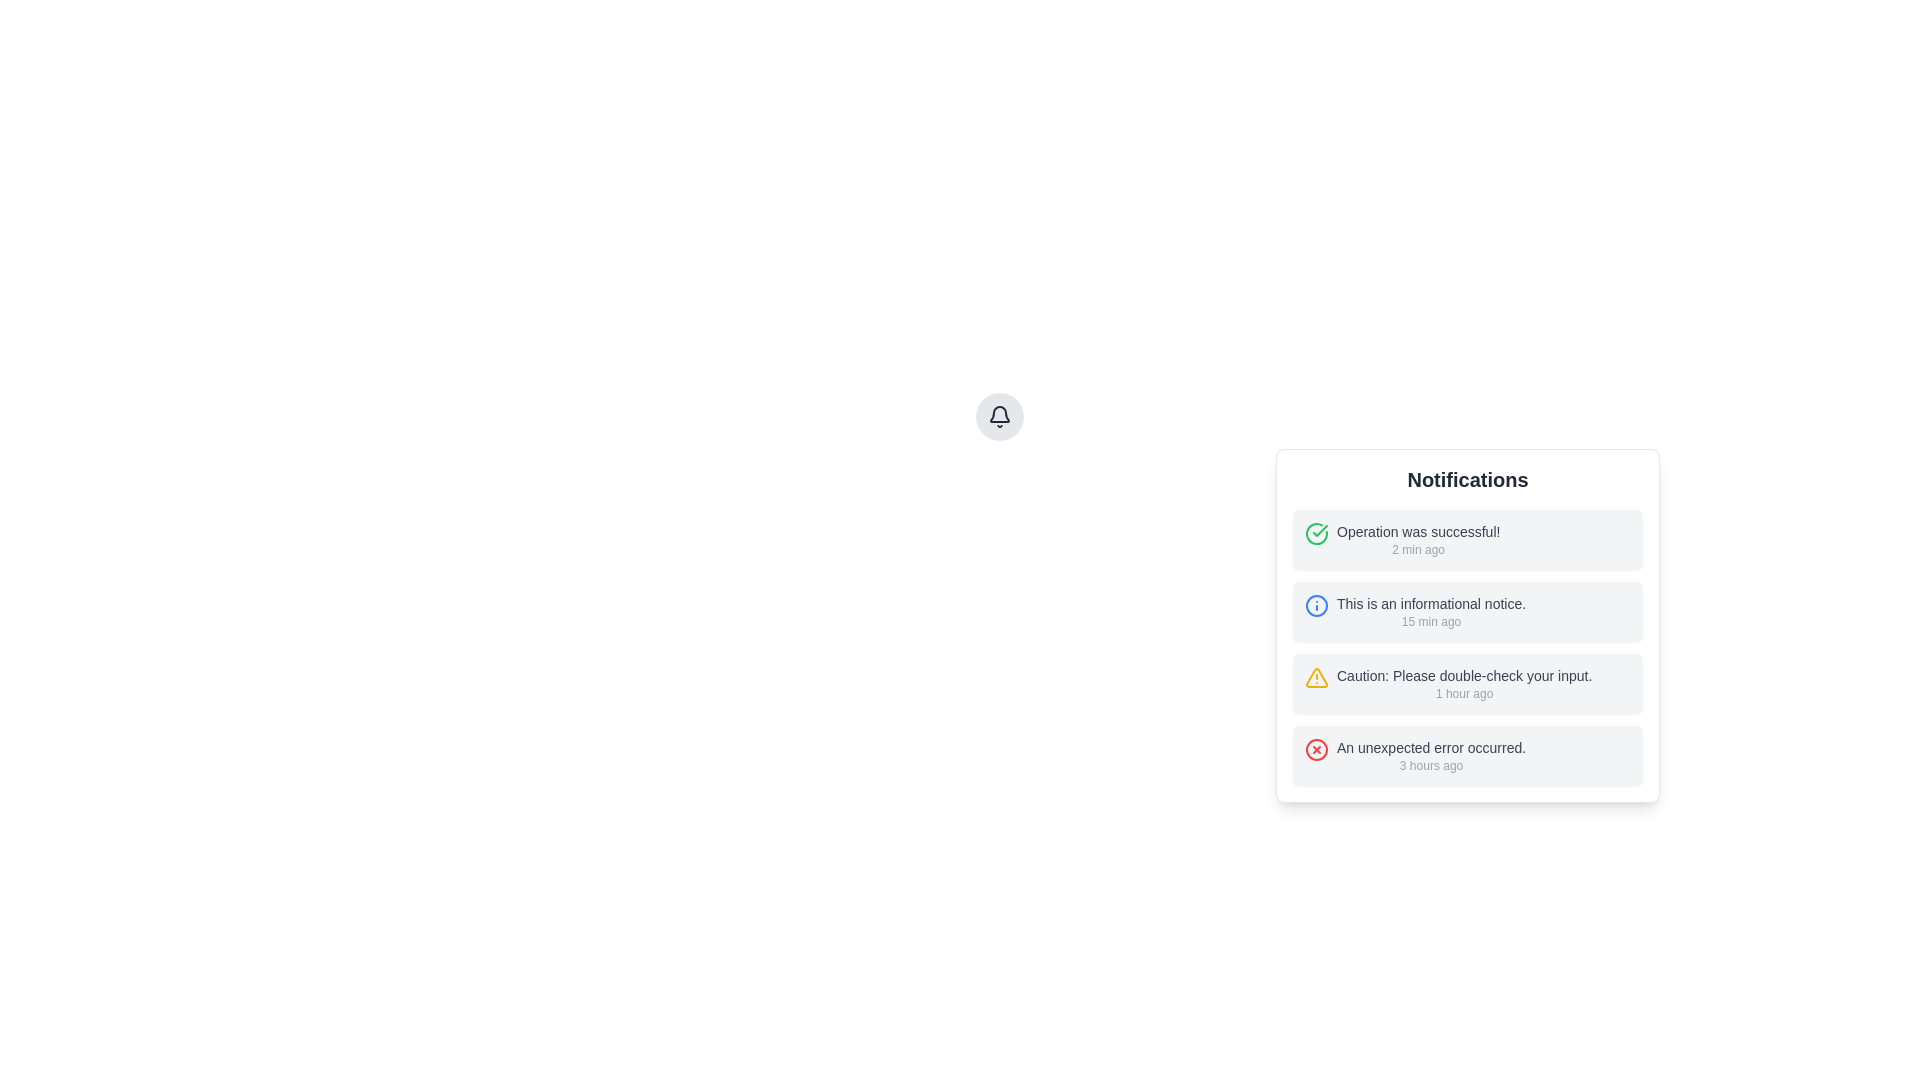 Image resolution: width=1920 pixels, height=1080 pixels. I want to click on the bell-shaped icon with a hollow interior, outlined in black, located in the top-left quadrant of the viewport, so click(999, 413).